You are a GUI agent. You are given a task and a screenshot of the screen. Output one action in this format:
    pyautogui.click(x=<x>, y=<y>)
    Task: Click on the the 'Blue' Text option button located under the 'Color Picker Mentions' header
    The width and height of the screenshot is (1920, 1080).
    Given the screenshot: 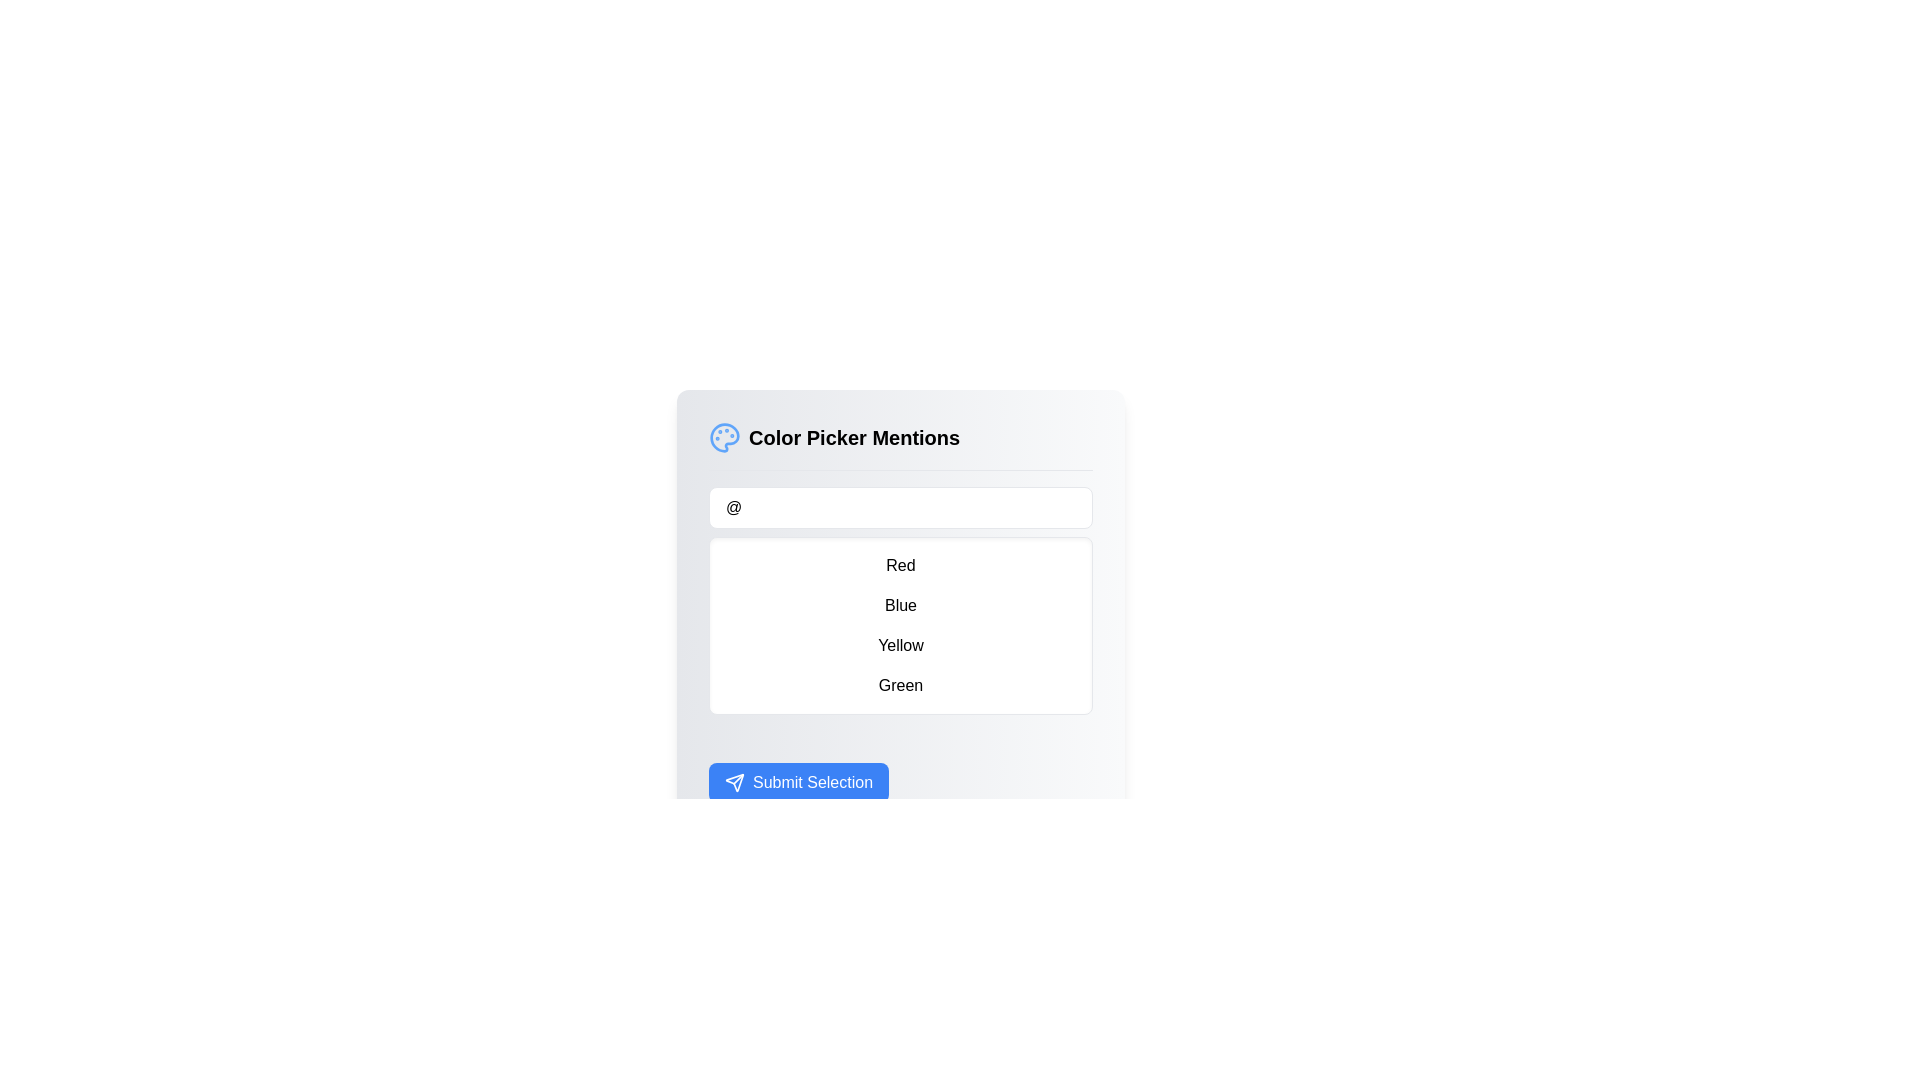 What is the action you would take?
    pyautogui.click(x=900, y=604)
    